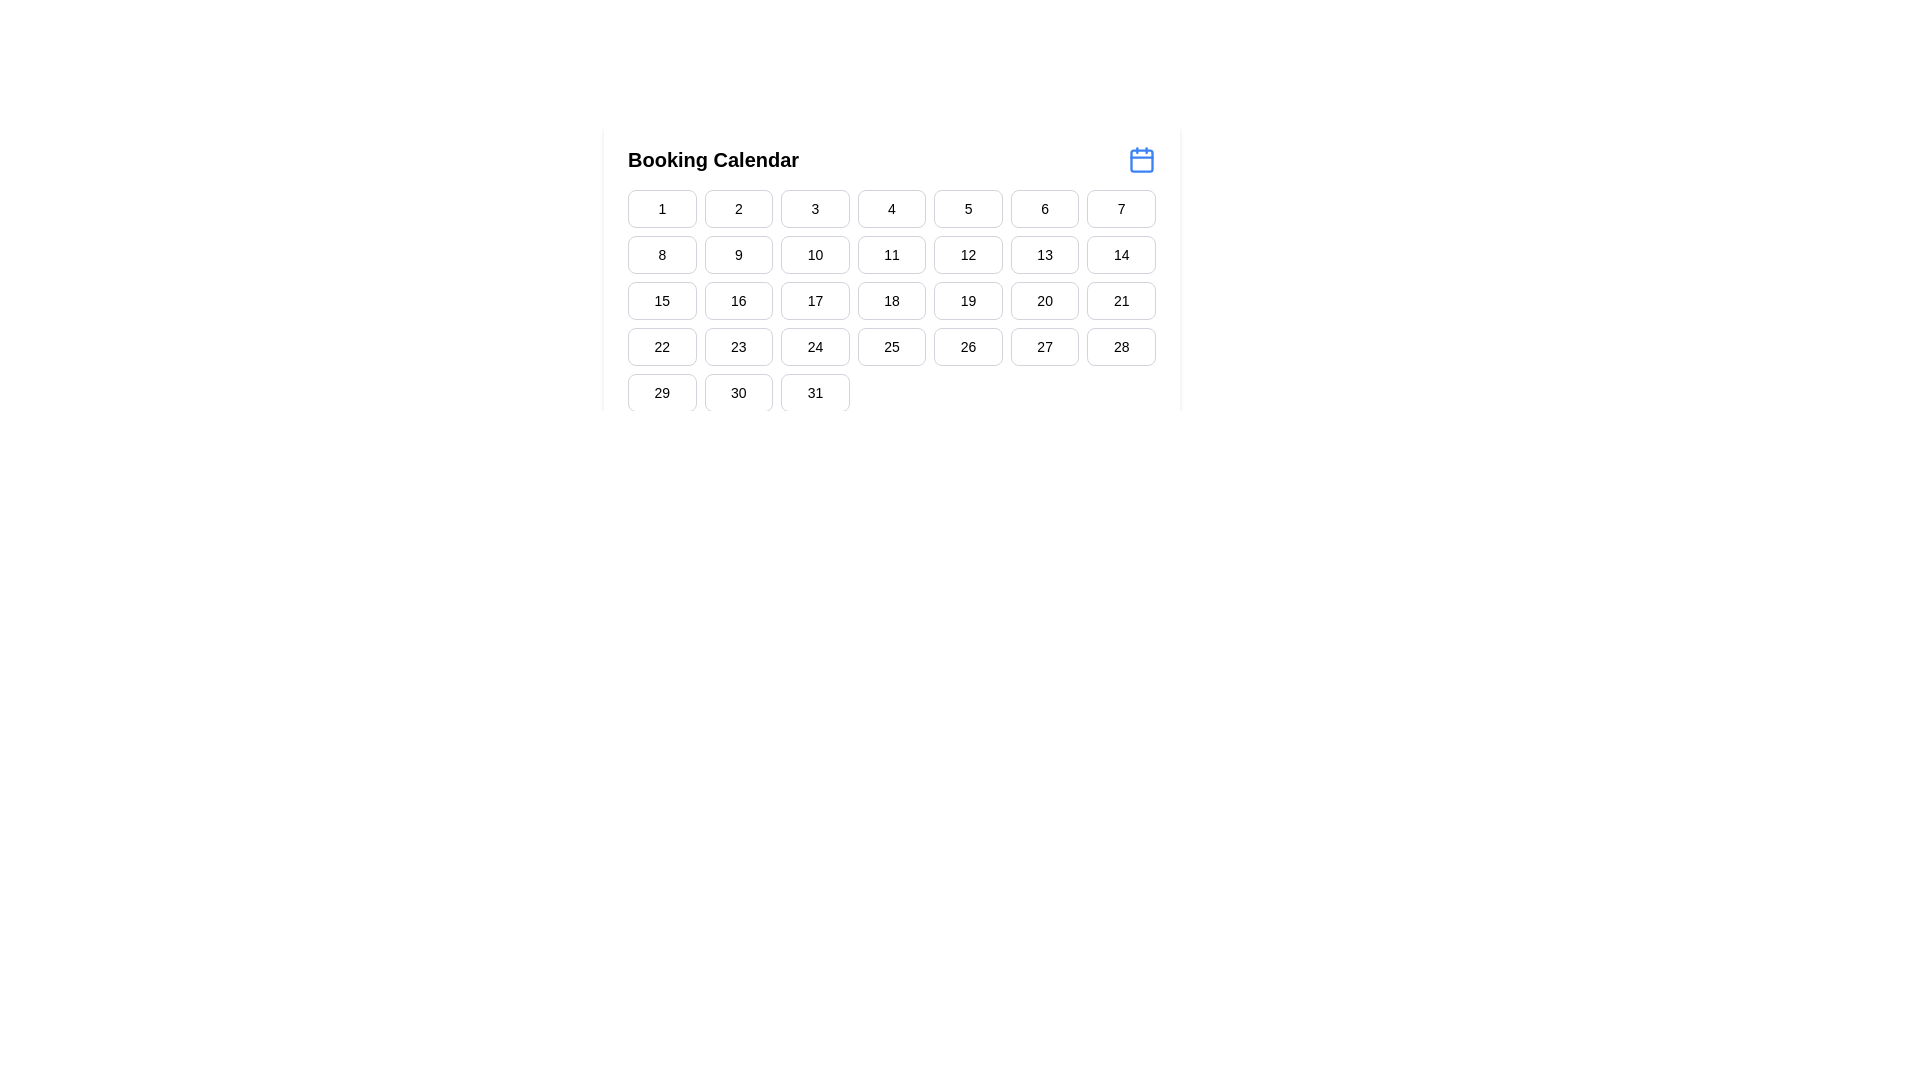  I want to click on the rounded rectangular button labeled '1' located, so click(662, 208).